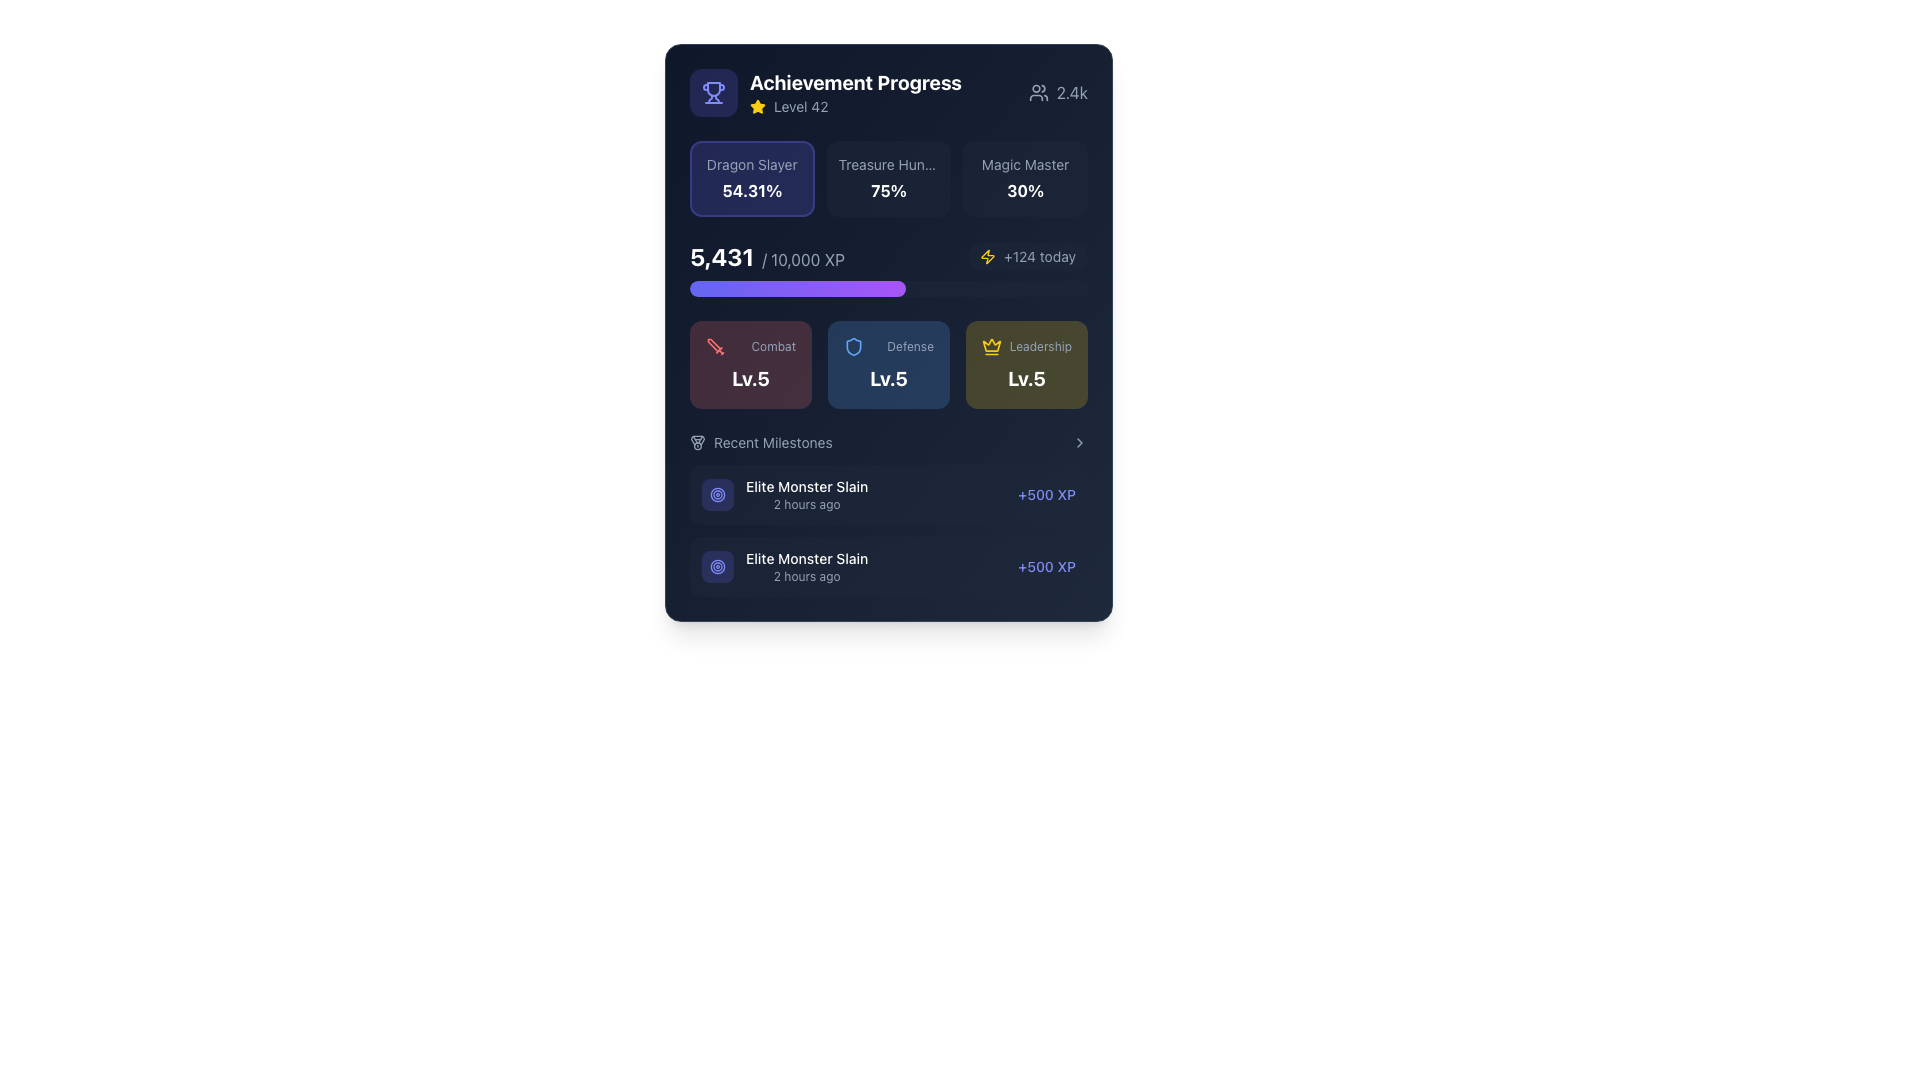 The width and height of the screenshot is (1920, 1080). What do you see at coordinates (807, 559) in the screenshot?
I see `the text label indicating the accomplishment 'Elite Monster Slain' in the Recent Milestones section of the interface` at bounding box center [807, 559].